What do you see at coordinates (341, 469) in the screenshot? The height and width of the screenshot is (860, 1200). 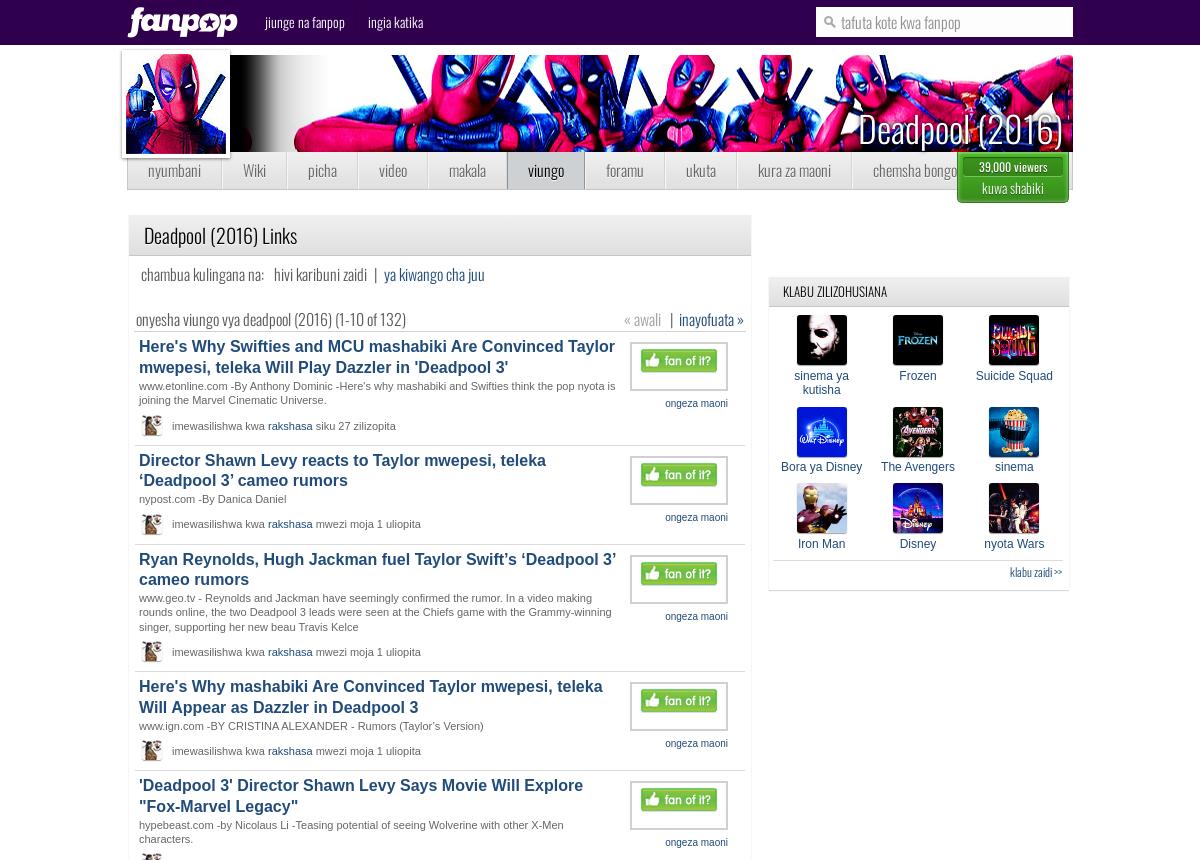 I see `'Director Shawn Levy reacts to Taylor mwepesi, teleka ‘Deadpool 3’ cameo rumors'` at bounding box center [341, 469].